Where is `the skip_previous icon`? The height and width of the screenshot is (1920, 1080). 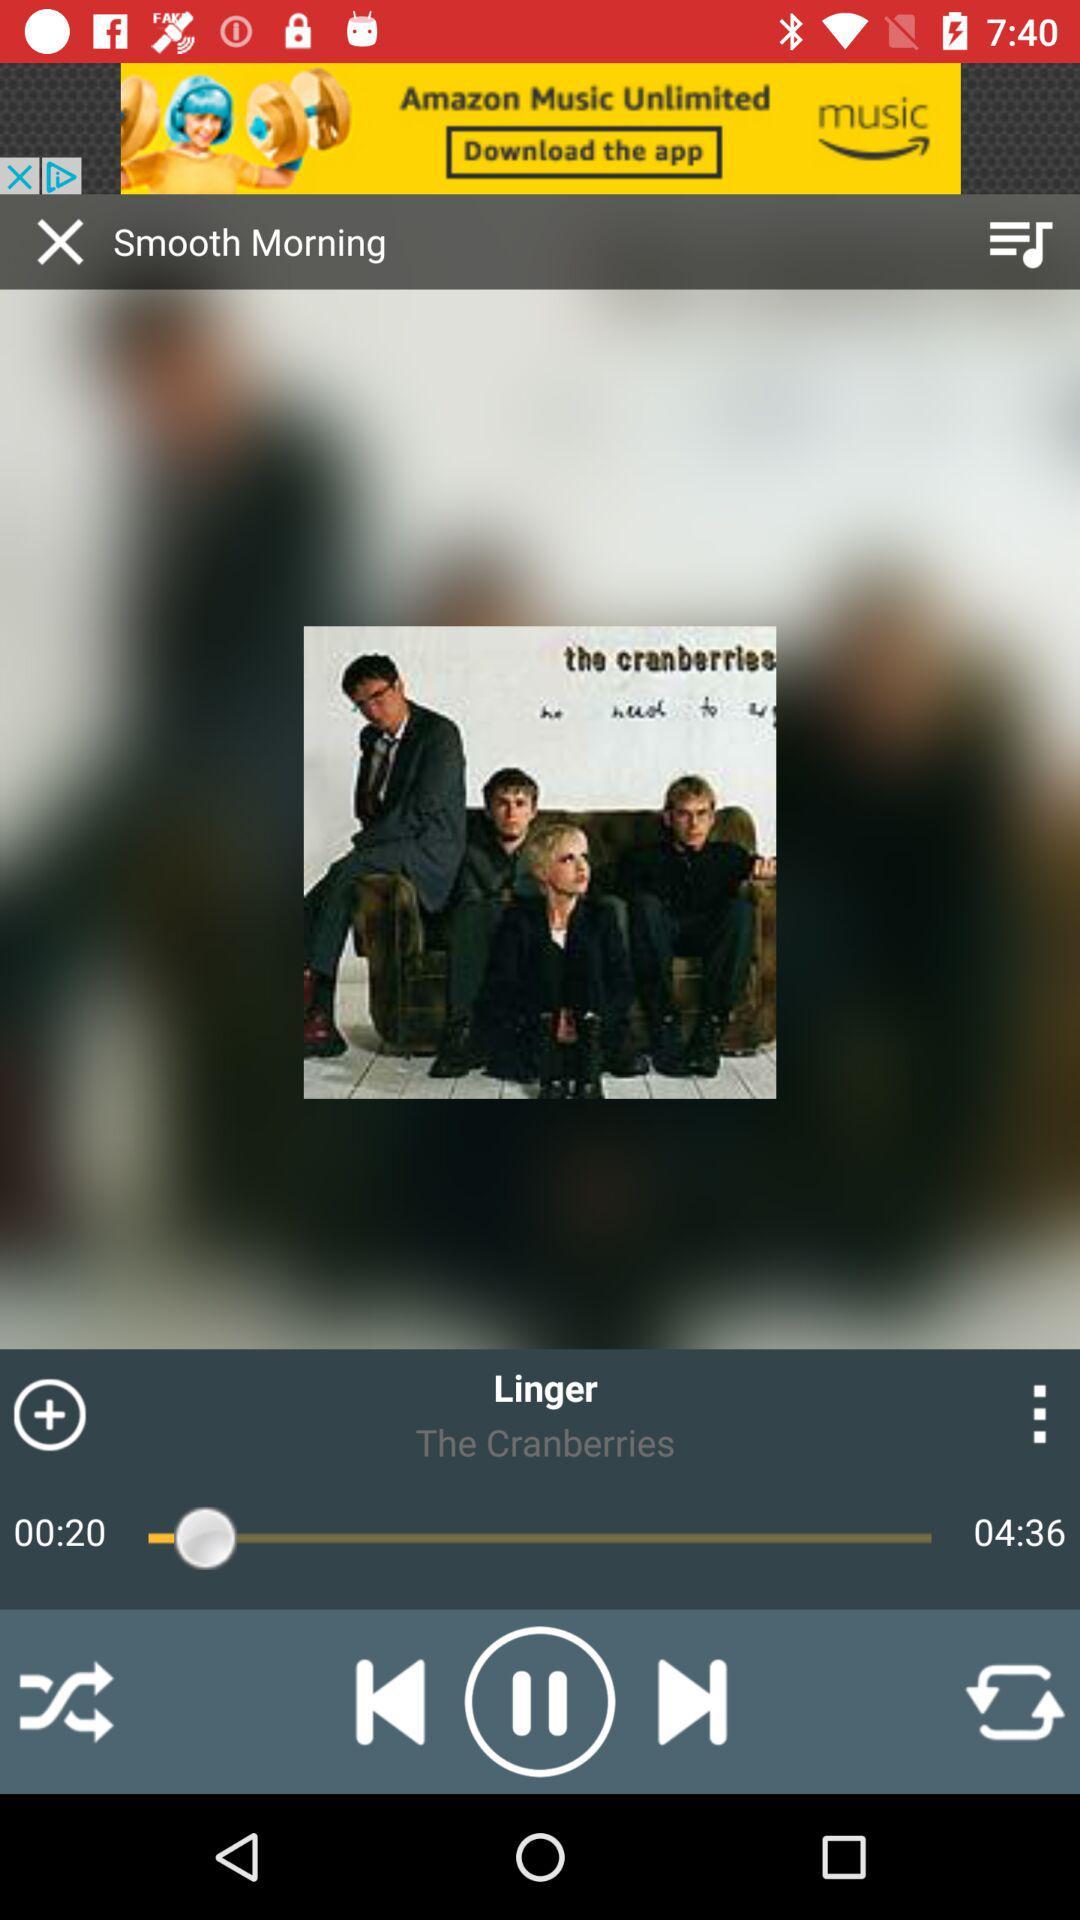 the skip_previous icon is located at coordinates (388, 1700).